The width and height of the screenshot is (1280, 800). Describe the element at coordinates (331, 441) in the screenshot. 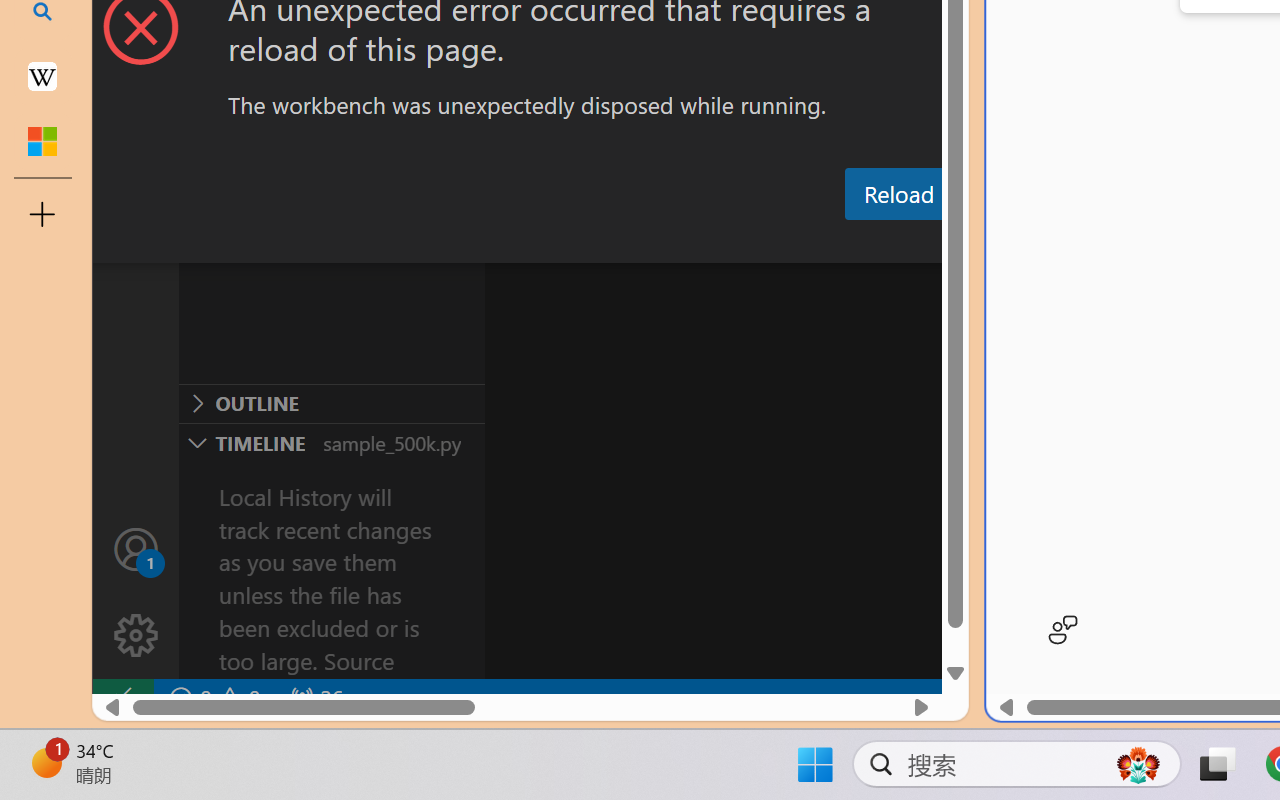

I see `'Timeline Section'` at that location.